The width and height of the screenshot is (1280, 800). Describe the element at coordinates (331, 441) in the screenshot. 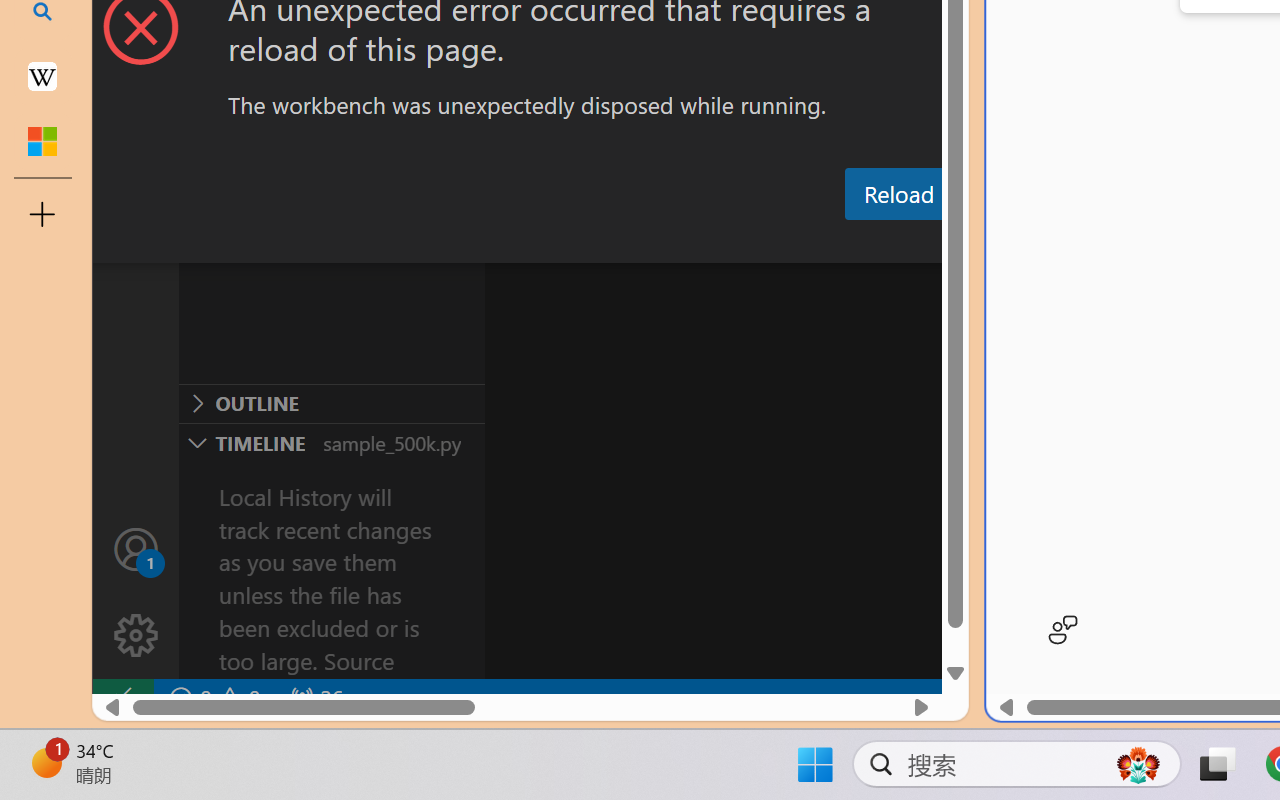

I see `'Timeline Section'` at that location.